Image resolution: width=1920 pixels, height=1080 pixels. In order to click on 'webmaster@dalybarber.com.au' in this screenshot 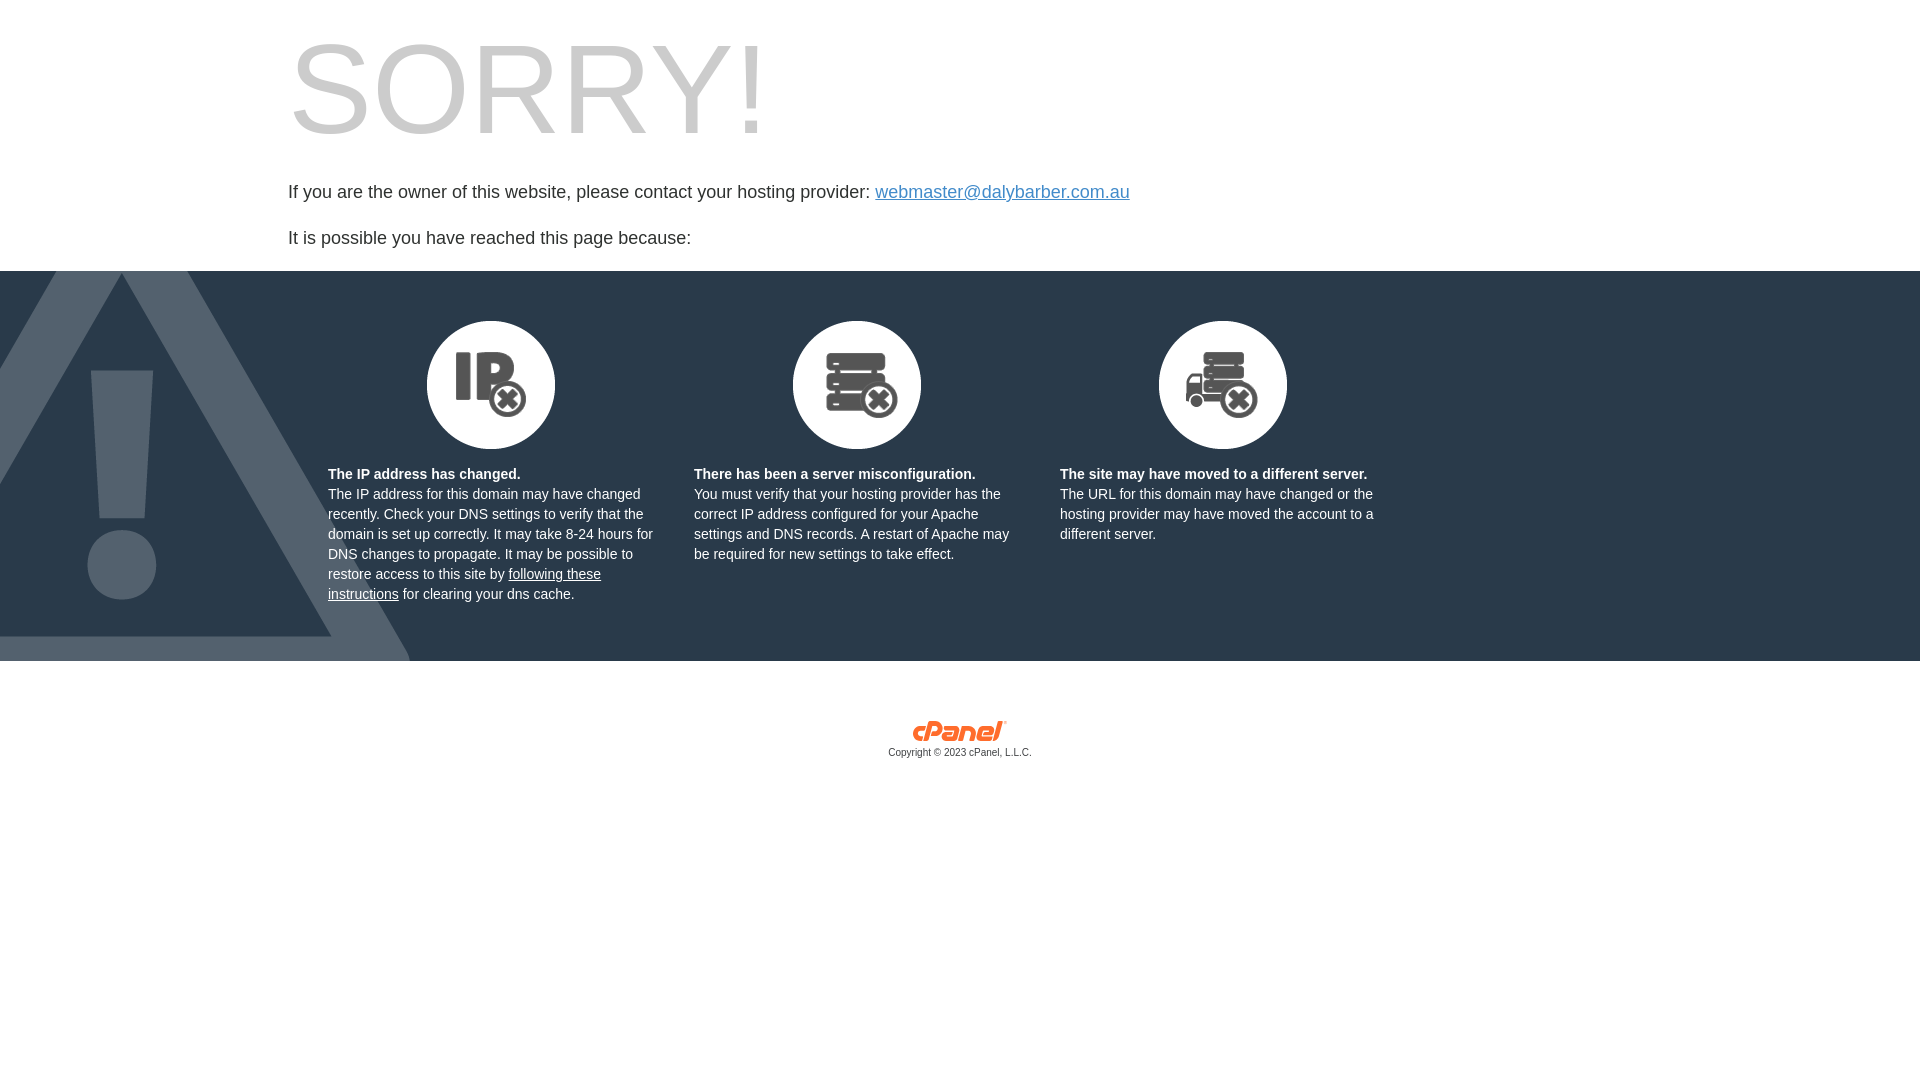, I will do `click(1002, 192)`.